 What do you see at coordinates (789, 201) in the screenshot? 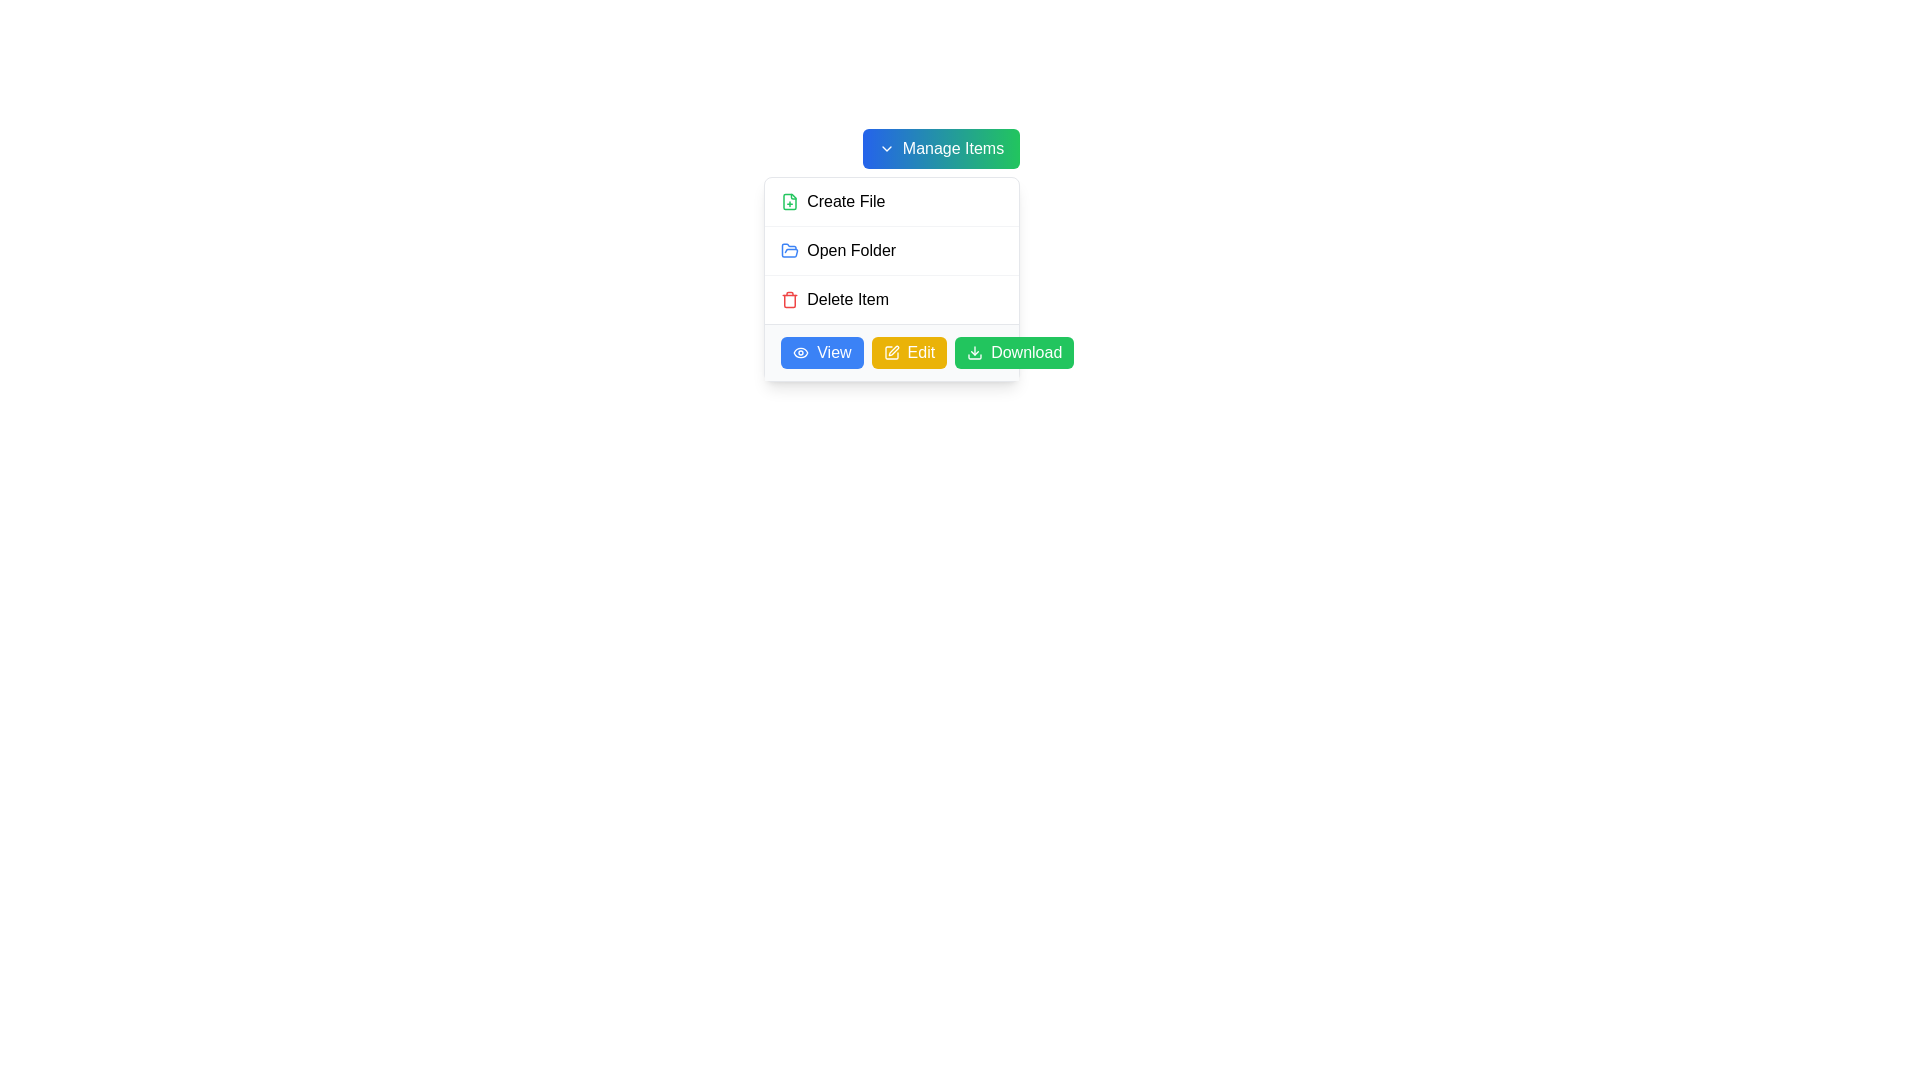
I see `the small green icon representing the 'Create File' action in the vertical menu, located at the topmost position and to the left of the 'Create File' label` at bounding box center [789, 201].